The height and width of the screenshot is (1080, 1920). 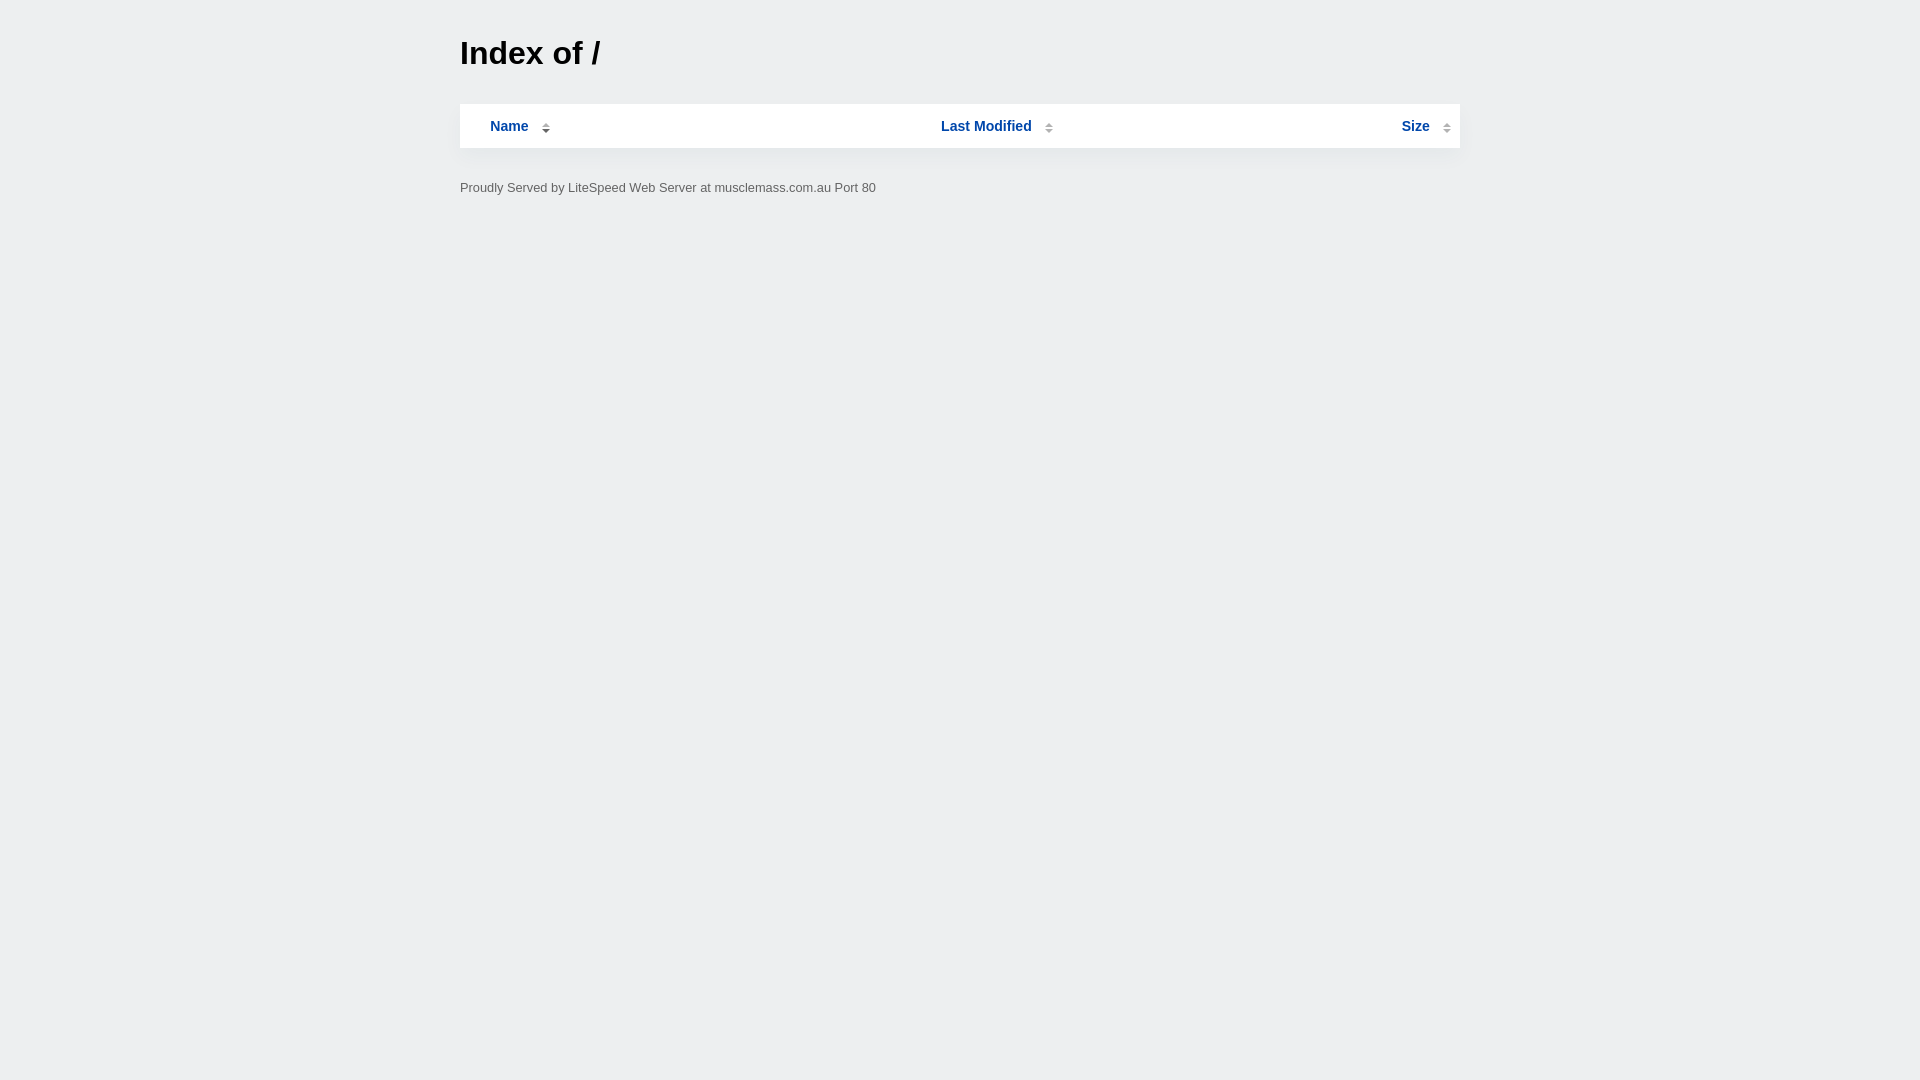 I want to click on 'Name', so click(x=468, y=126).